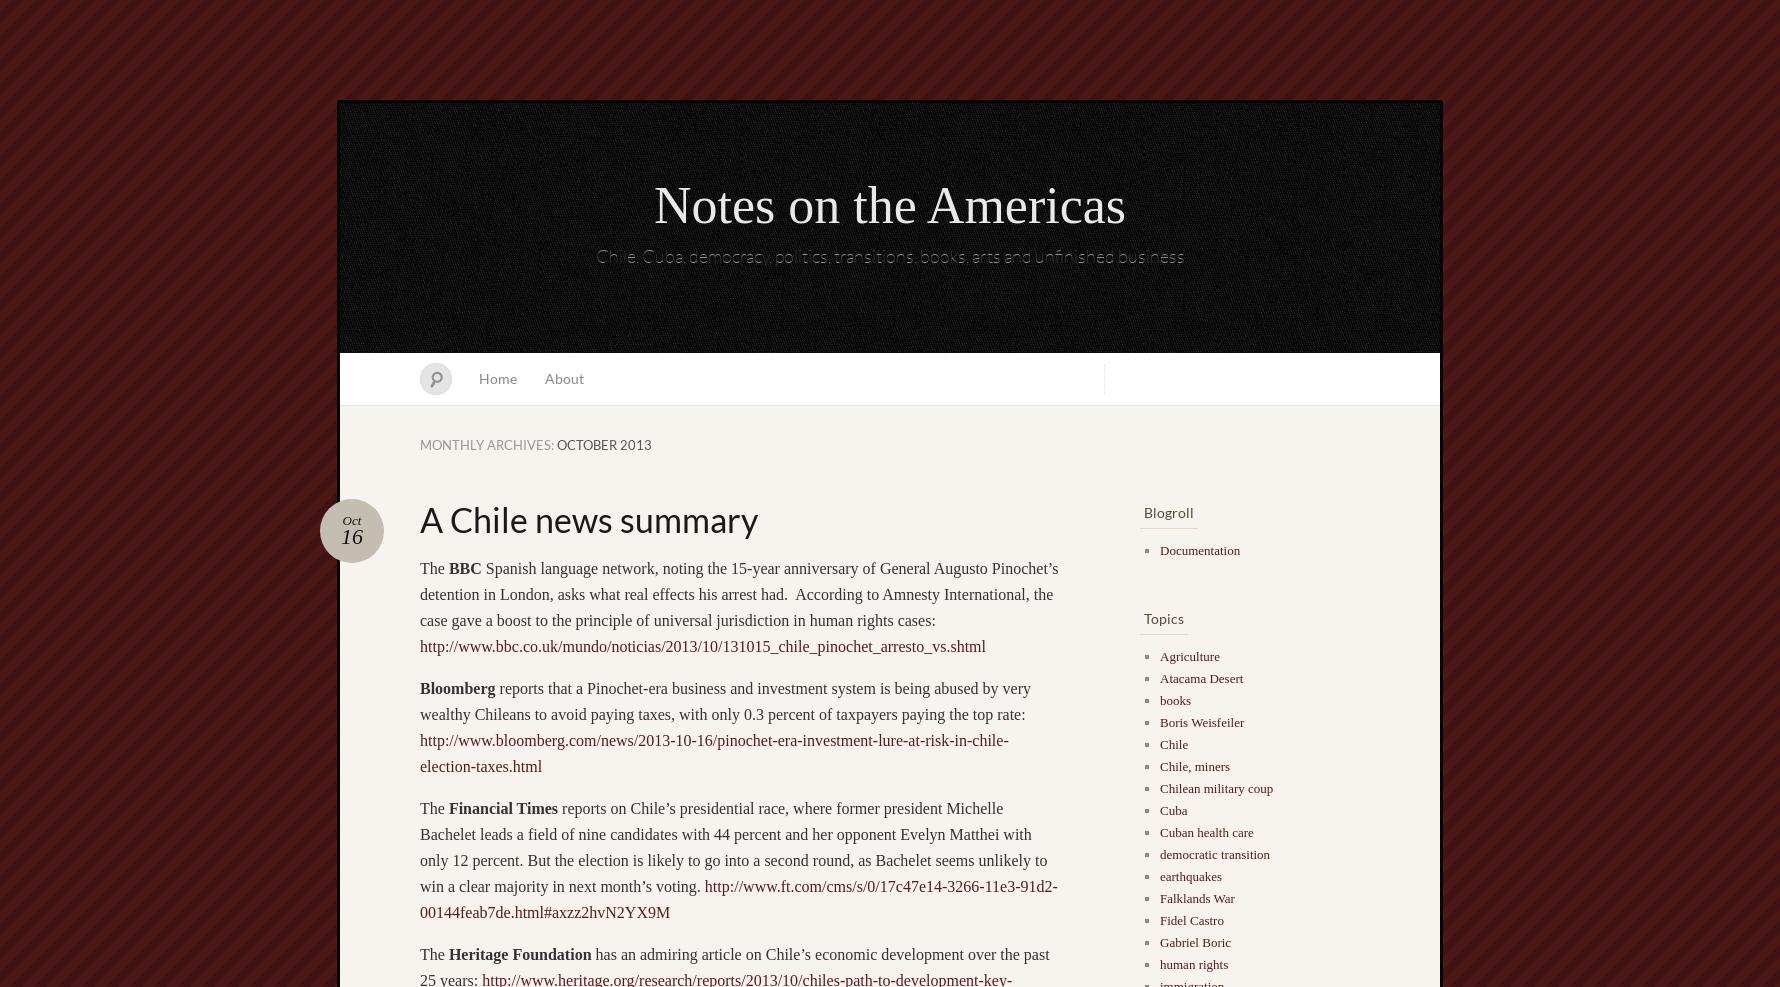 The image size is (1780, 987). Describe the element at coordinates (448, 953) in the screenshot. I see `'Heritage Foundation'` at that location.